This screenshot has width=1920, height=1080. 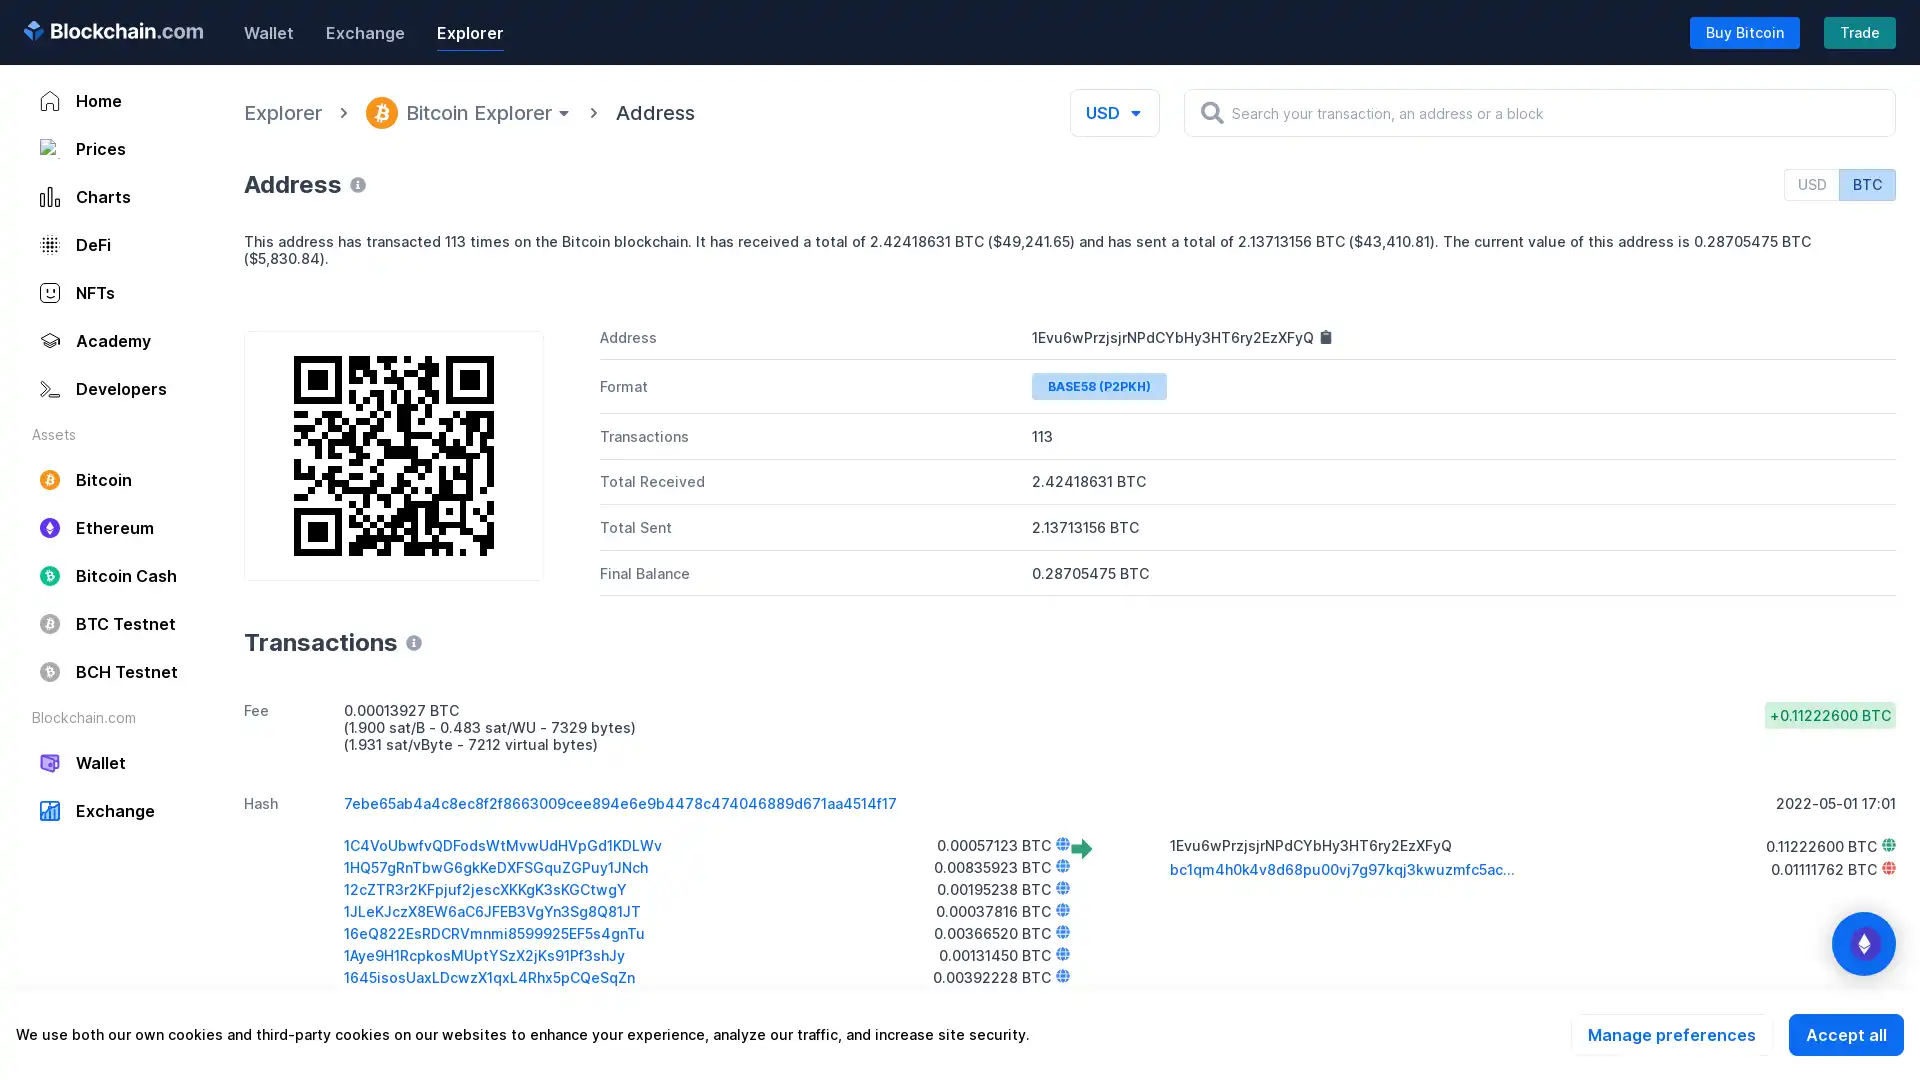 What do you see at coordinates (1671, 1034) in the screenshot?
I see `Manage preferences` at bounding box center [1671, 1034].